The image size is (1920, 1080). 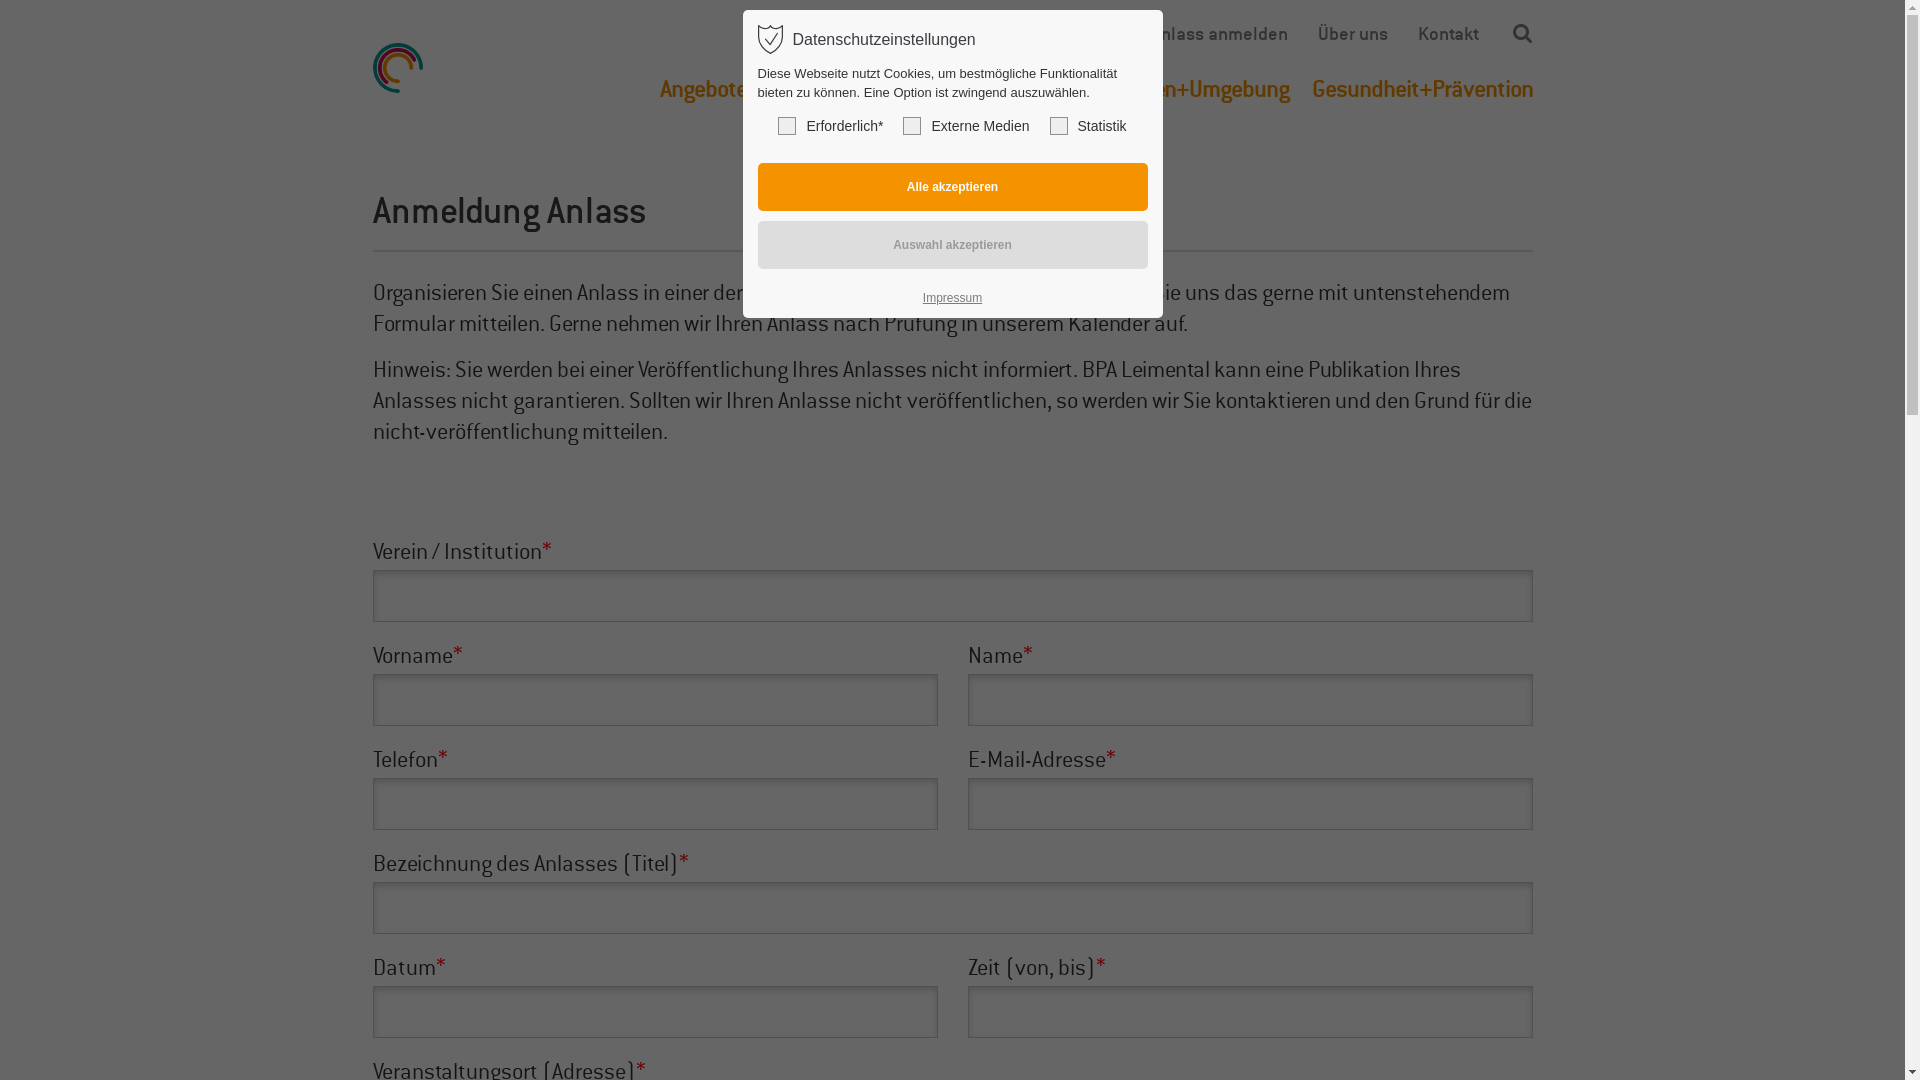 What do you see at coordinates (1218, 33) in the screenshot?
I see `'Anlass anmelden'` at bounding box center [1218, 33].